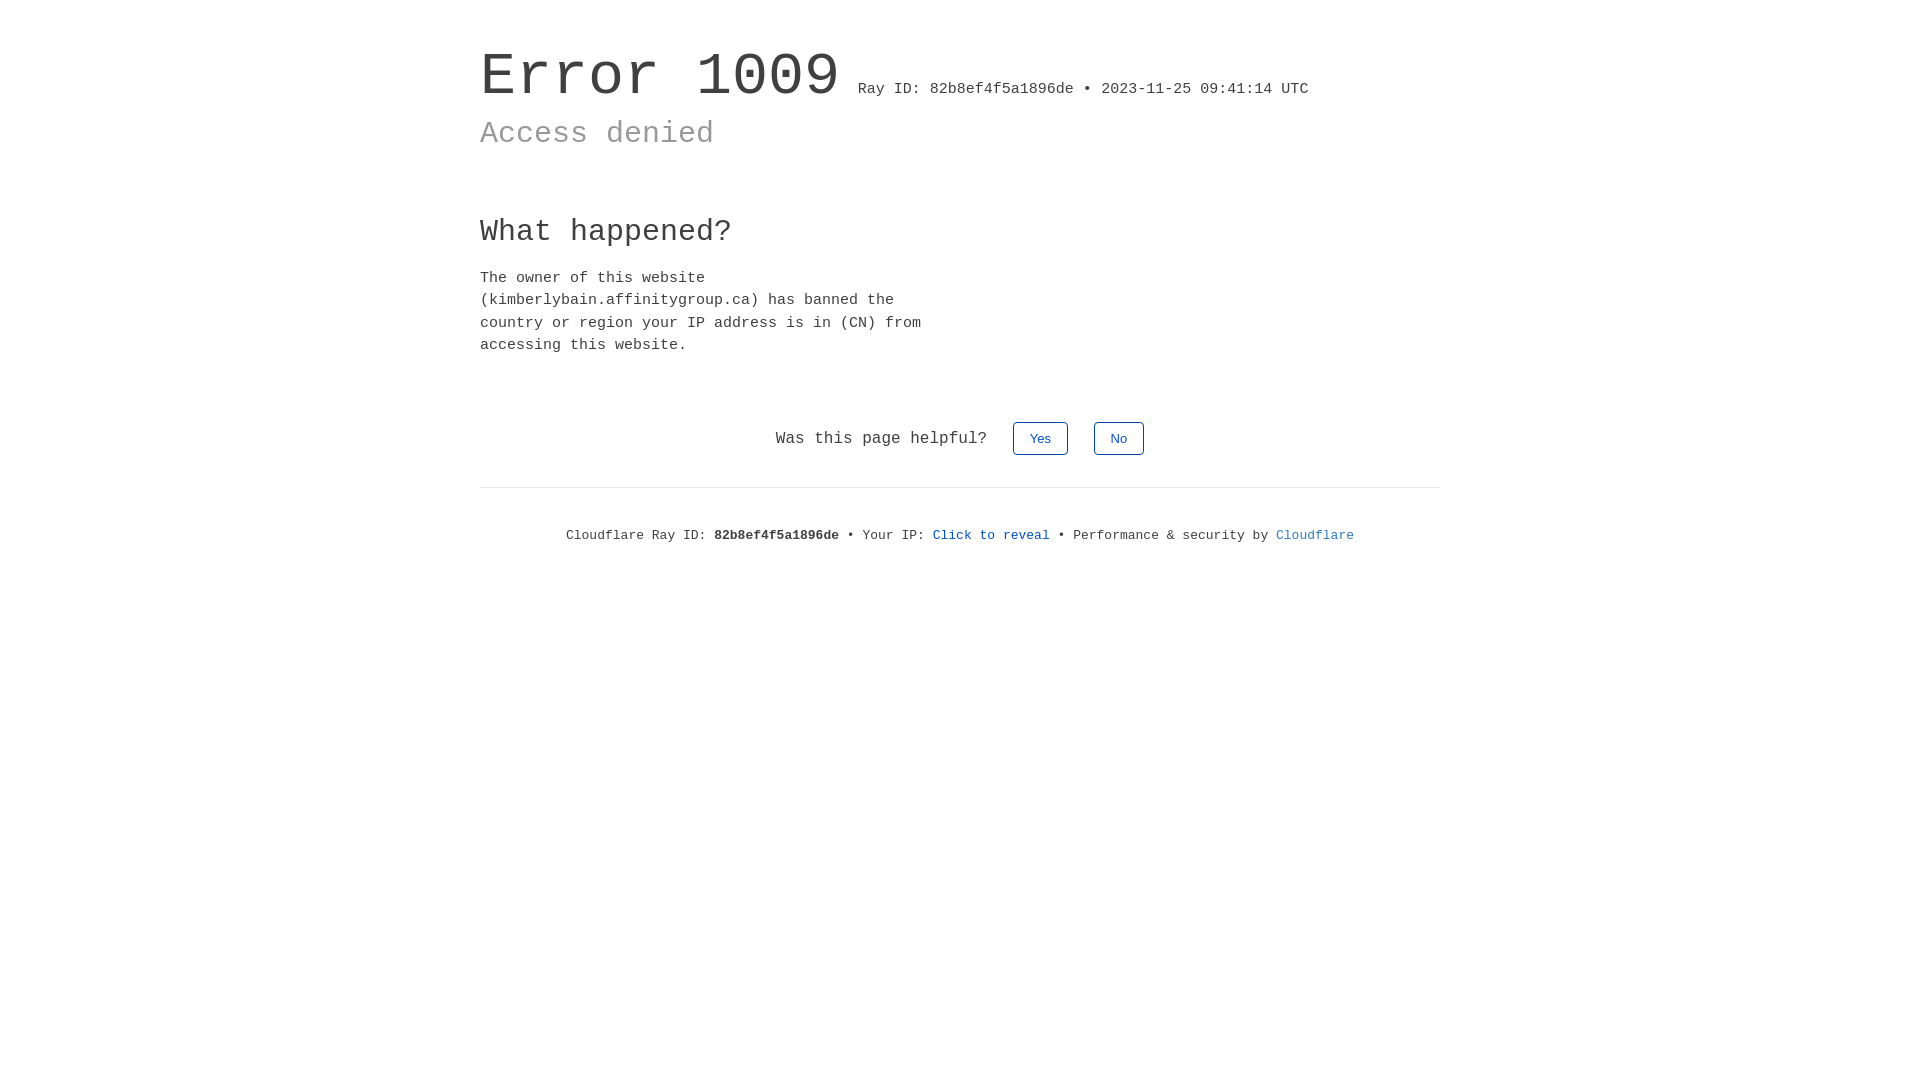  I want to click on 'Cloudflare', so click(1315, 534).